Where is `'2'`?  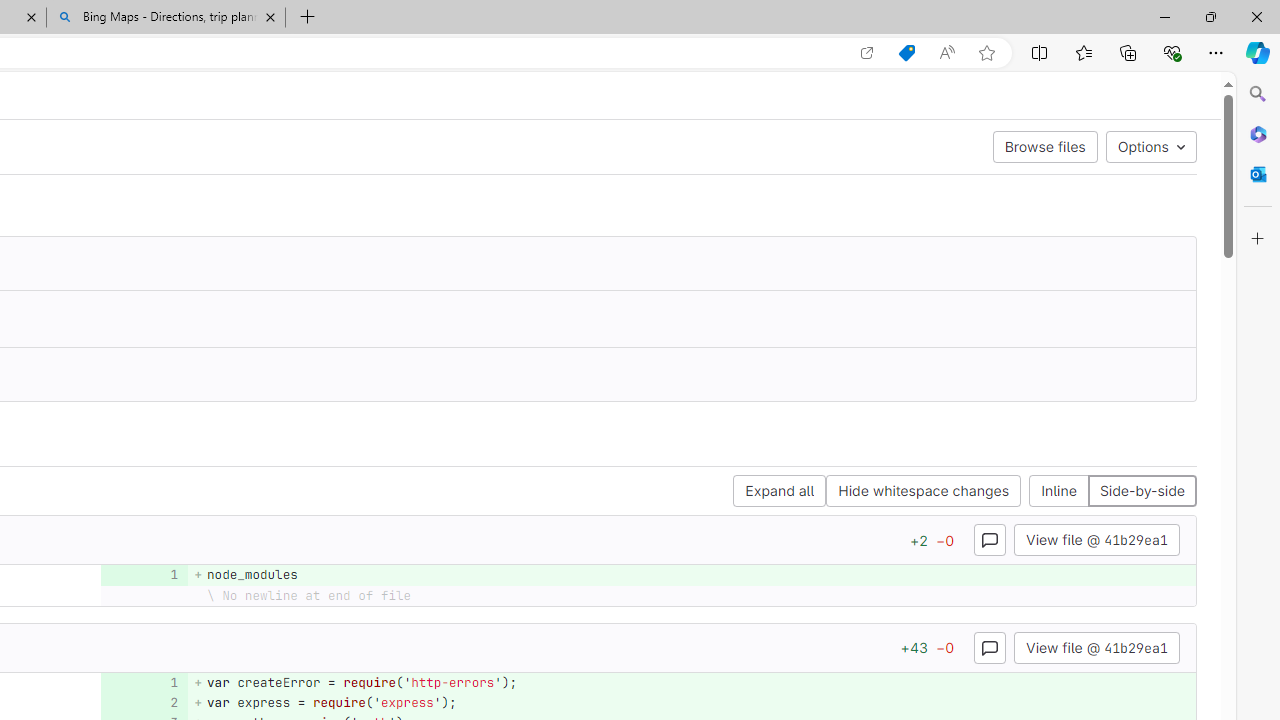 '2' is located at coordinates (141, 701).